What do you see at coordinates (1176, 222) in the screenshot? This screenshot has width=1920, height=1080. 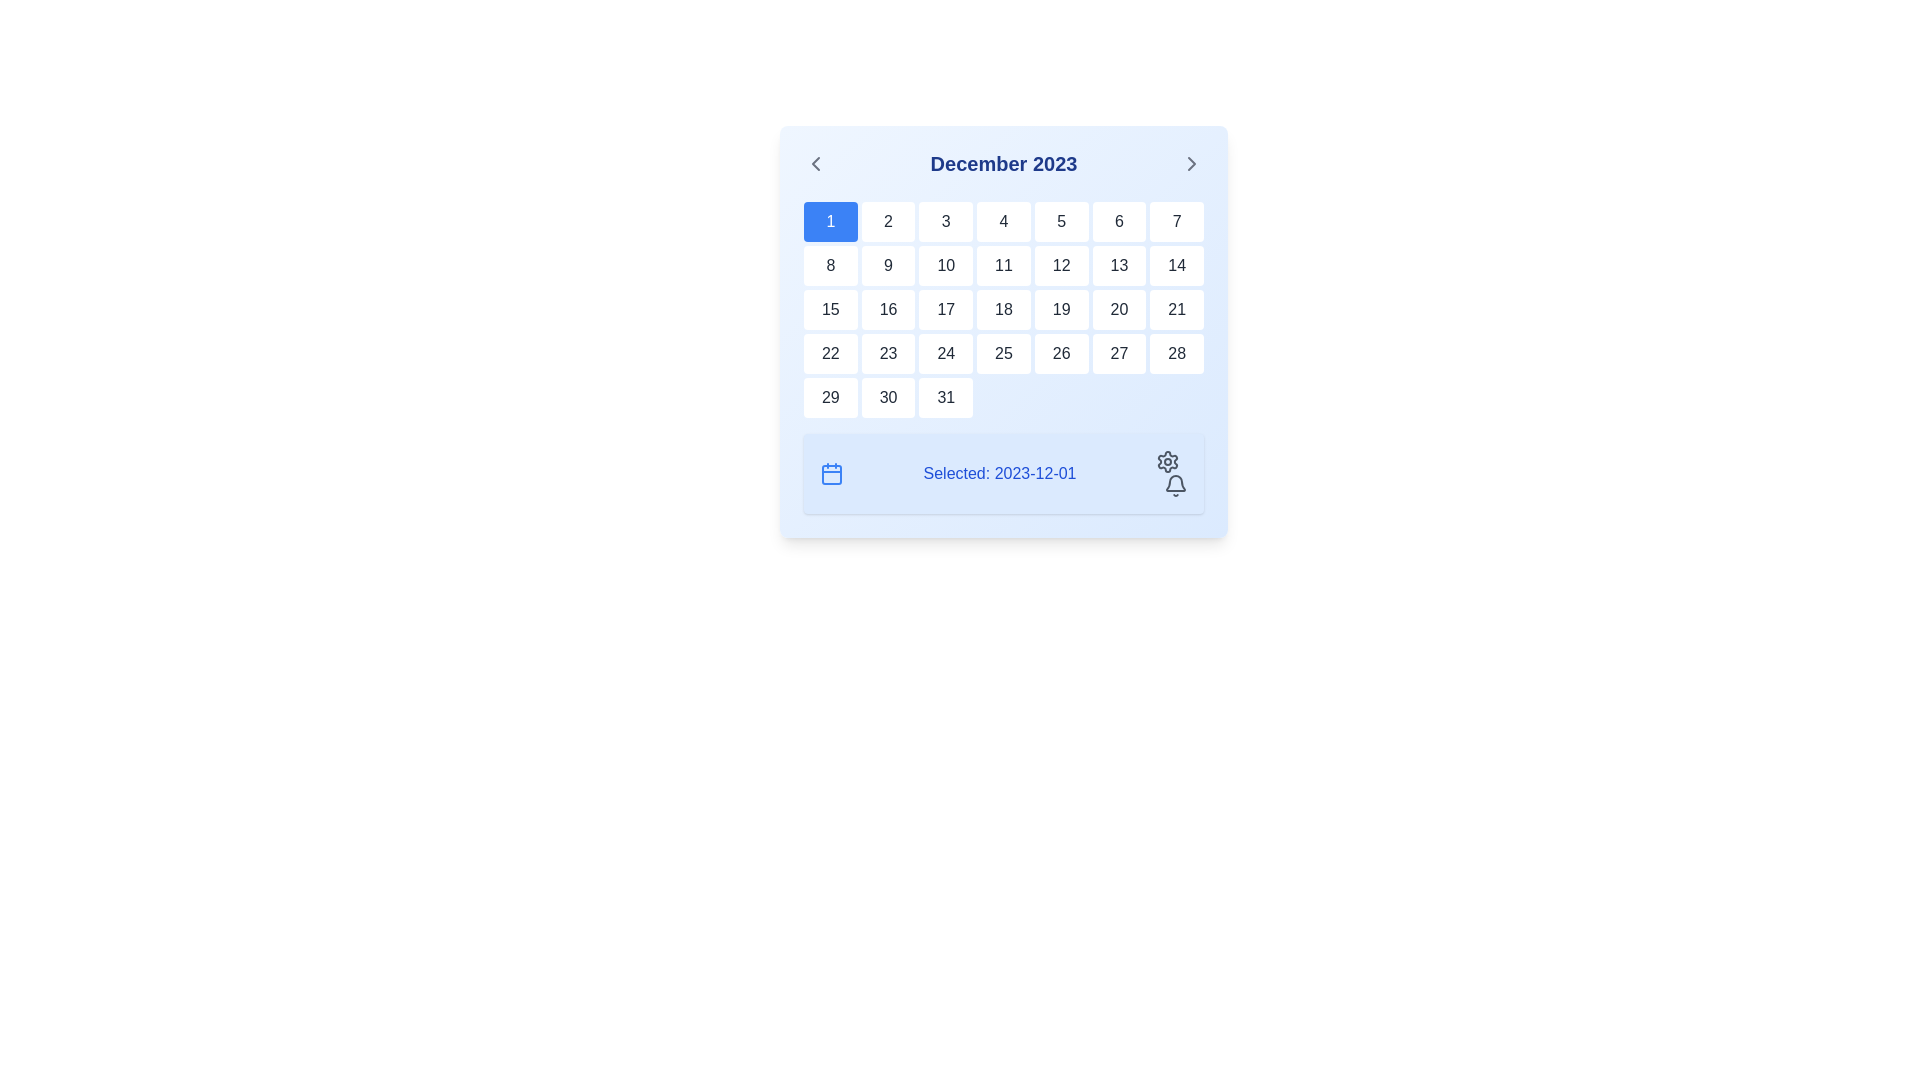 I see `the small rectangular button with rounded corners and the numeral '7' in a dark font` at bounding box center [1176, 222].